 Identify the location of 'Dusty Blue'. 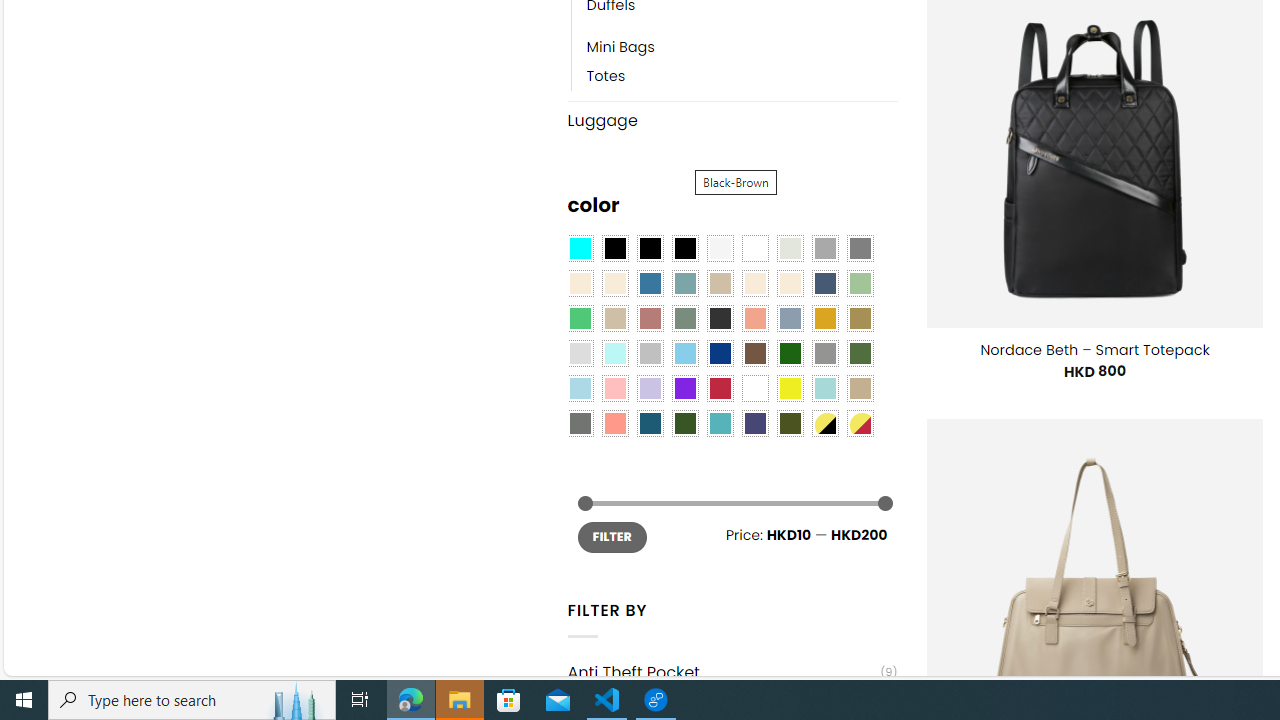
(788, 317).